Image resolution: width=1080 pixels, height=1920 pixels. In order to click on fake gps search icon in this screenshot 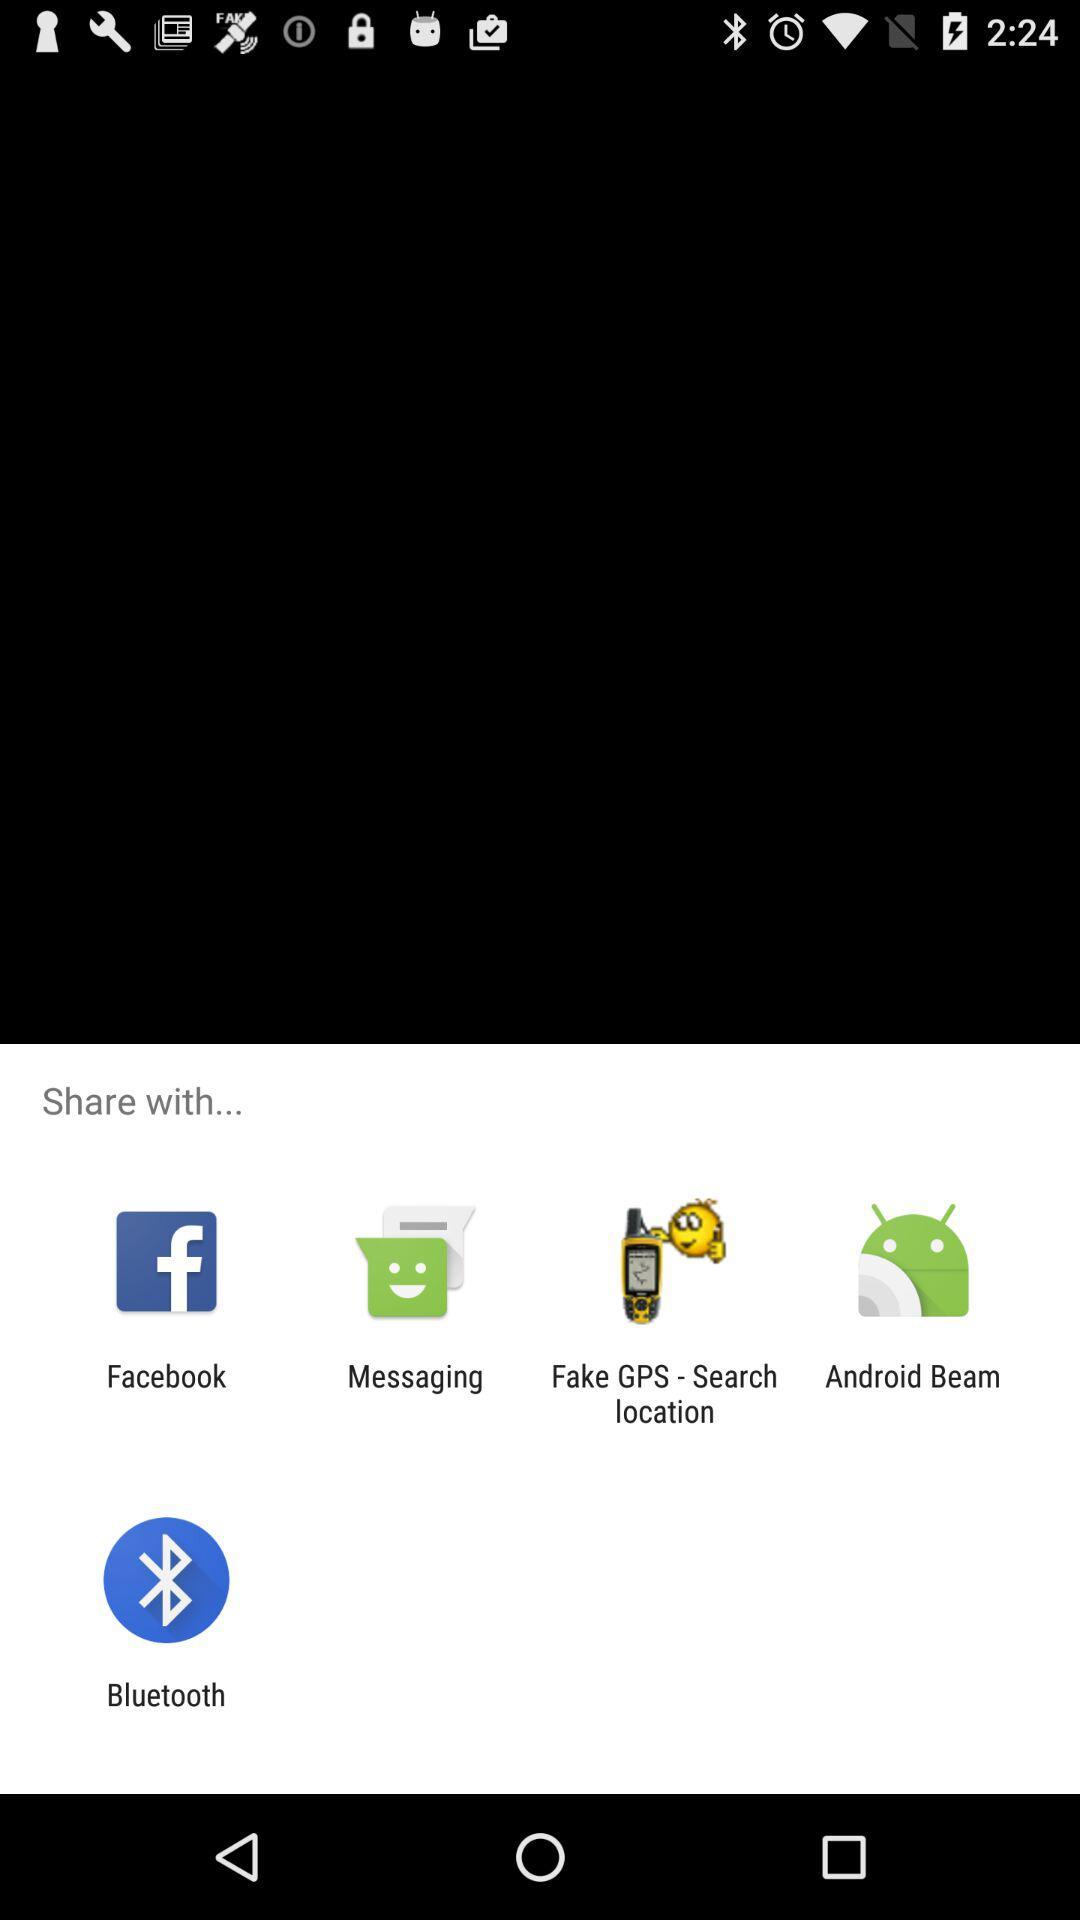, I will do `click(664, 1392)`.